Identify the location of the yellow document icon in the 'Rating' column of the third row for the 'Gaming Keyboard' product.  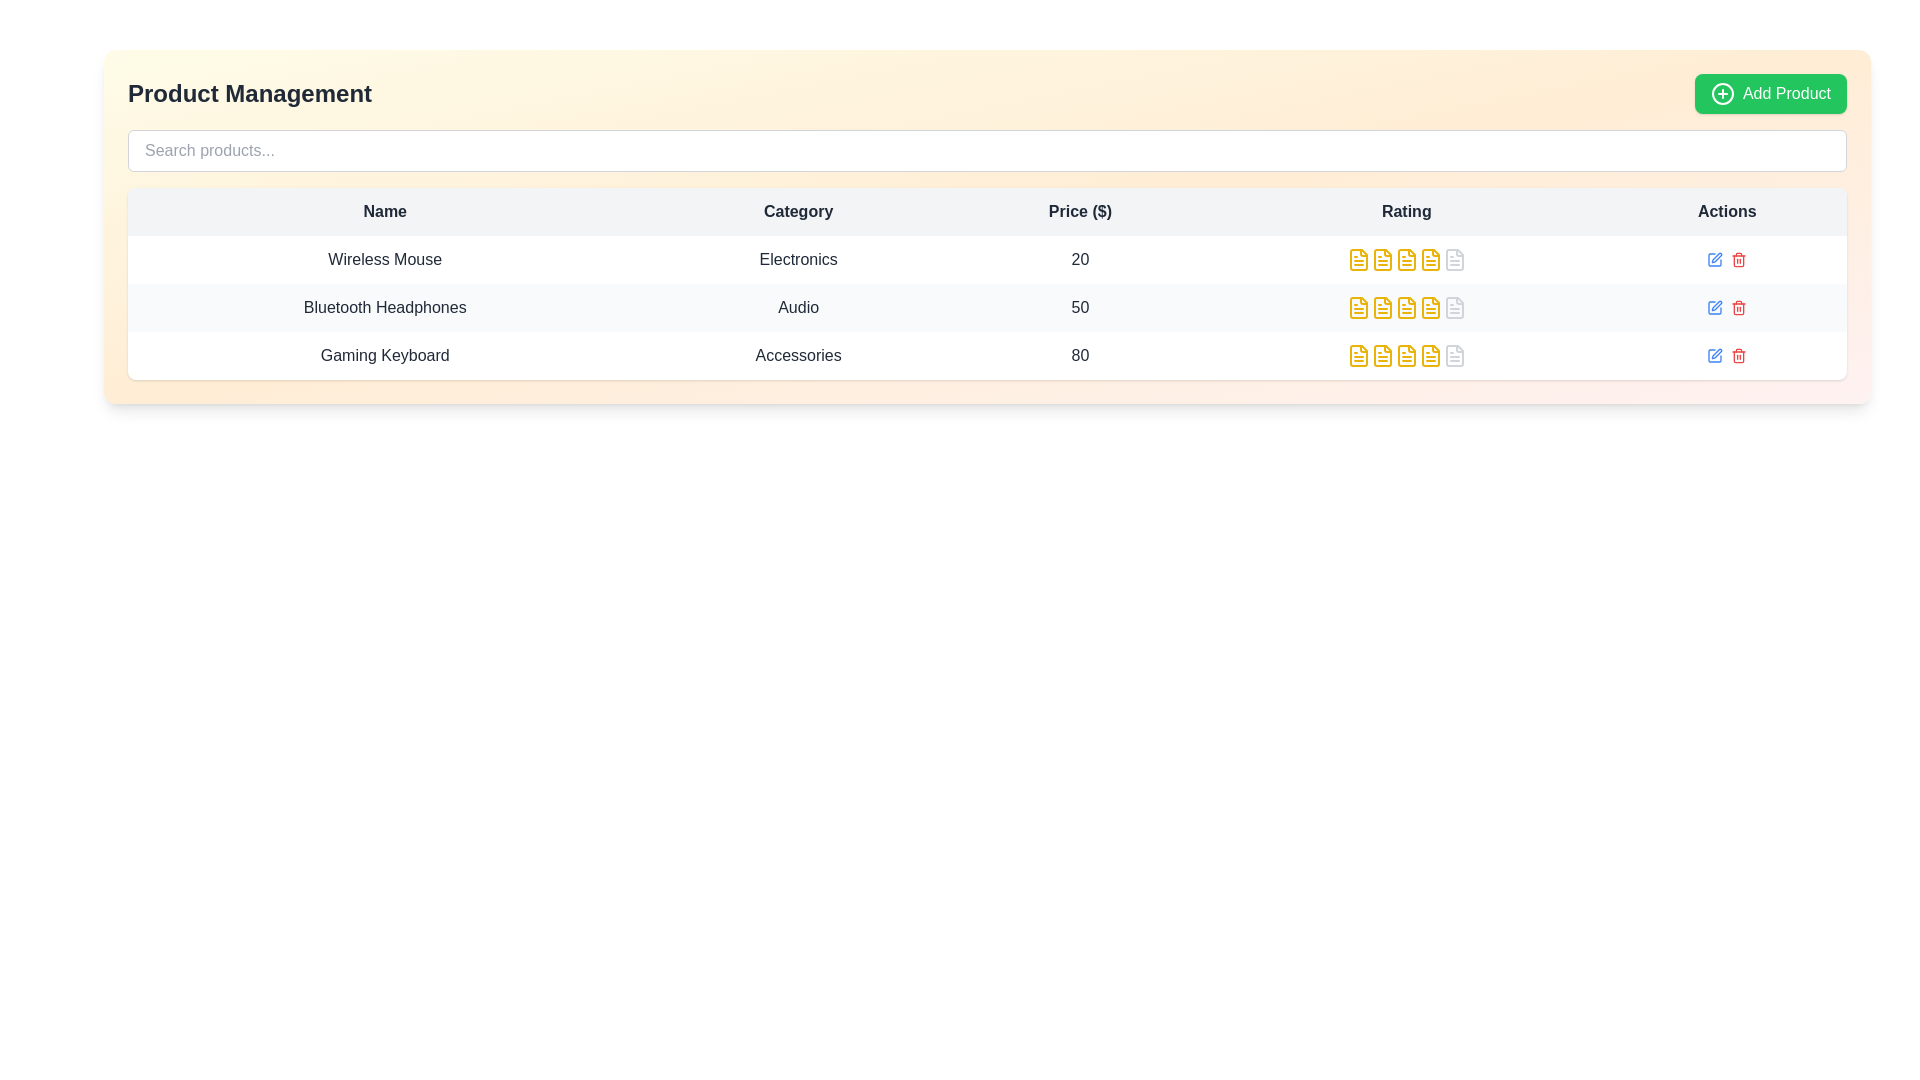
(1381, 354).